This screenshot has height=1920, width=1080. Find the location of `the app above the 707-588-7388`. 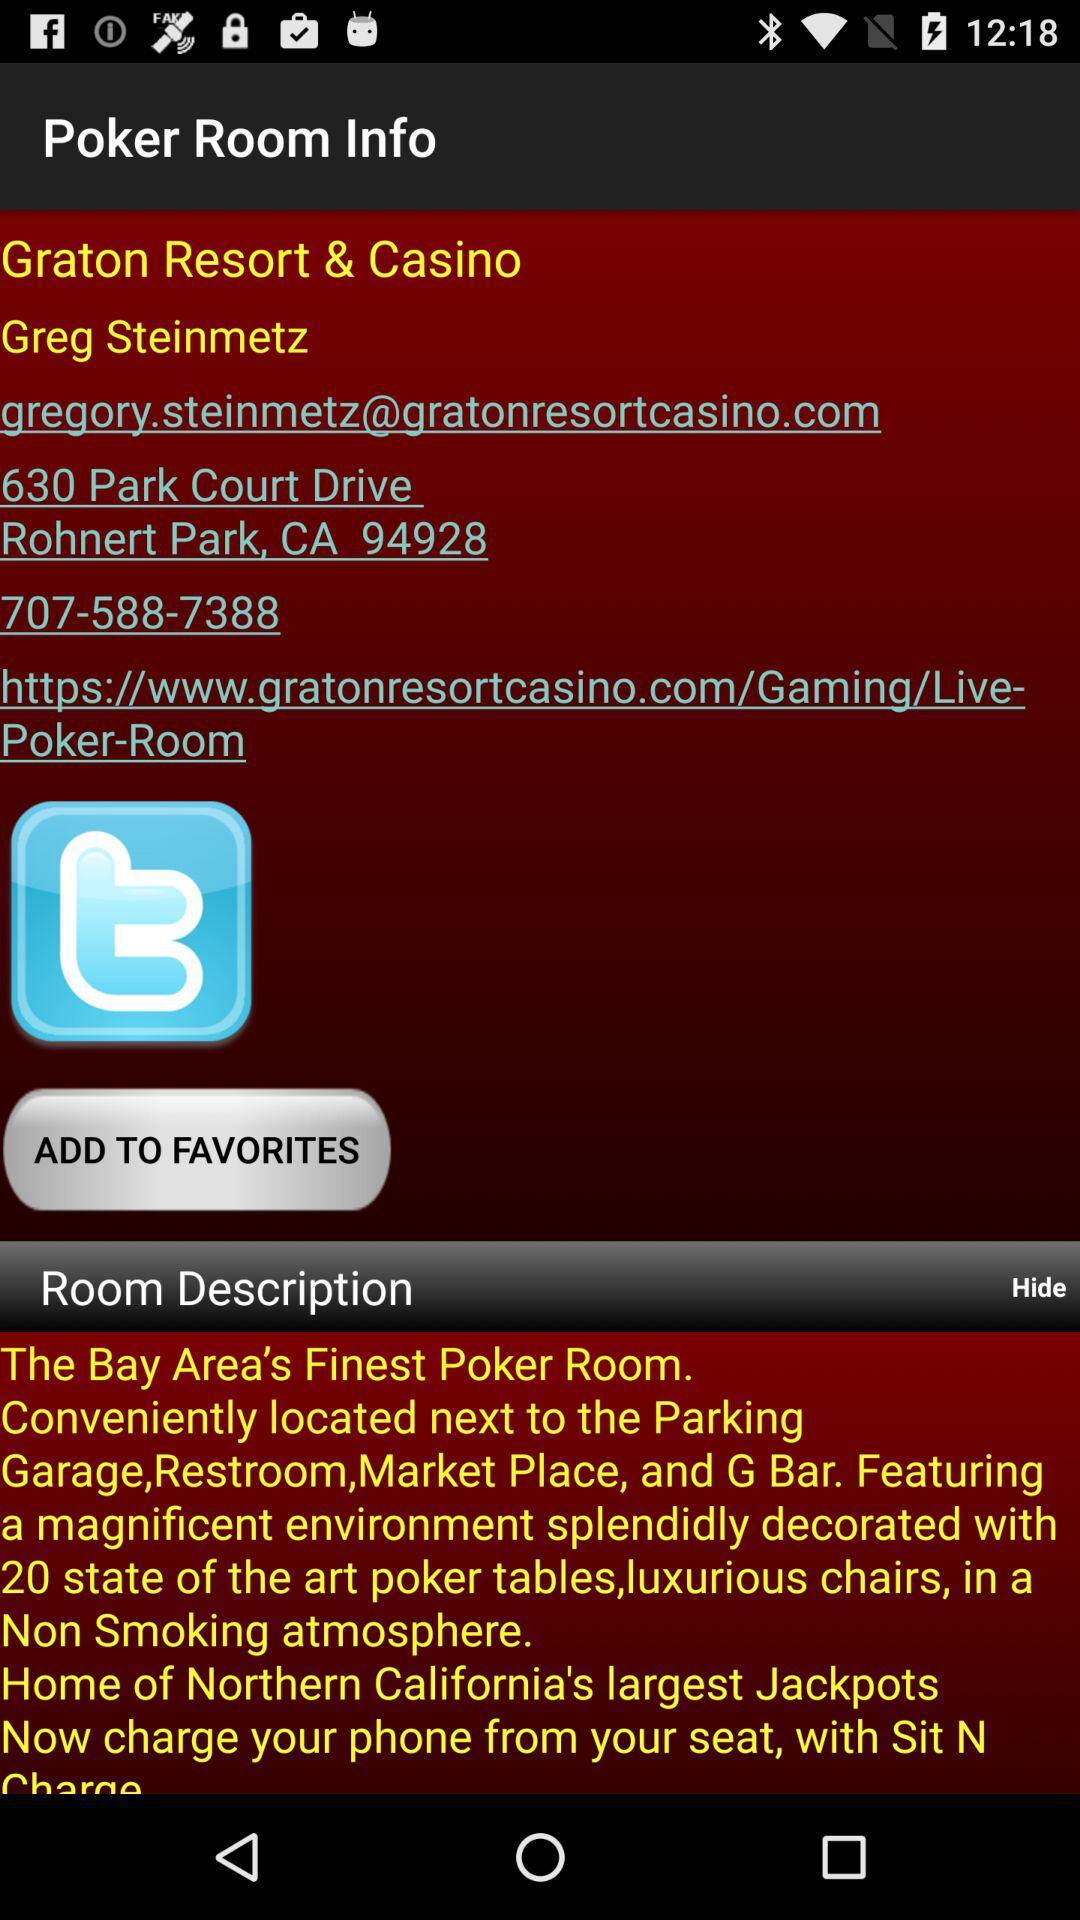

the app above the 707-588-7388 is located at coordinates (243, 503).